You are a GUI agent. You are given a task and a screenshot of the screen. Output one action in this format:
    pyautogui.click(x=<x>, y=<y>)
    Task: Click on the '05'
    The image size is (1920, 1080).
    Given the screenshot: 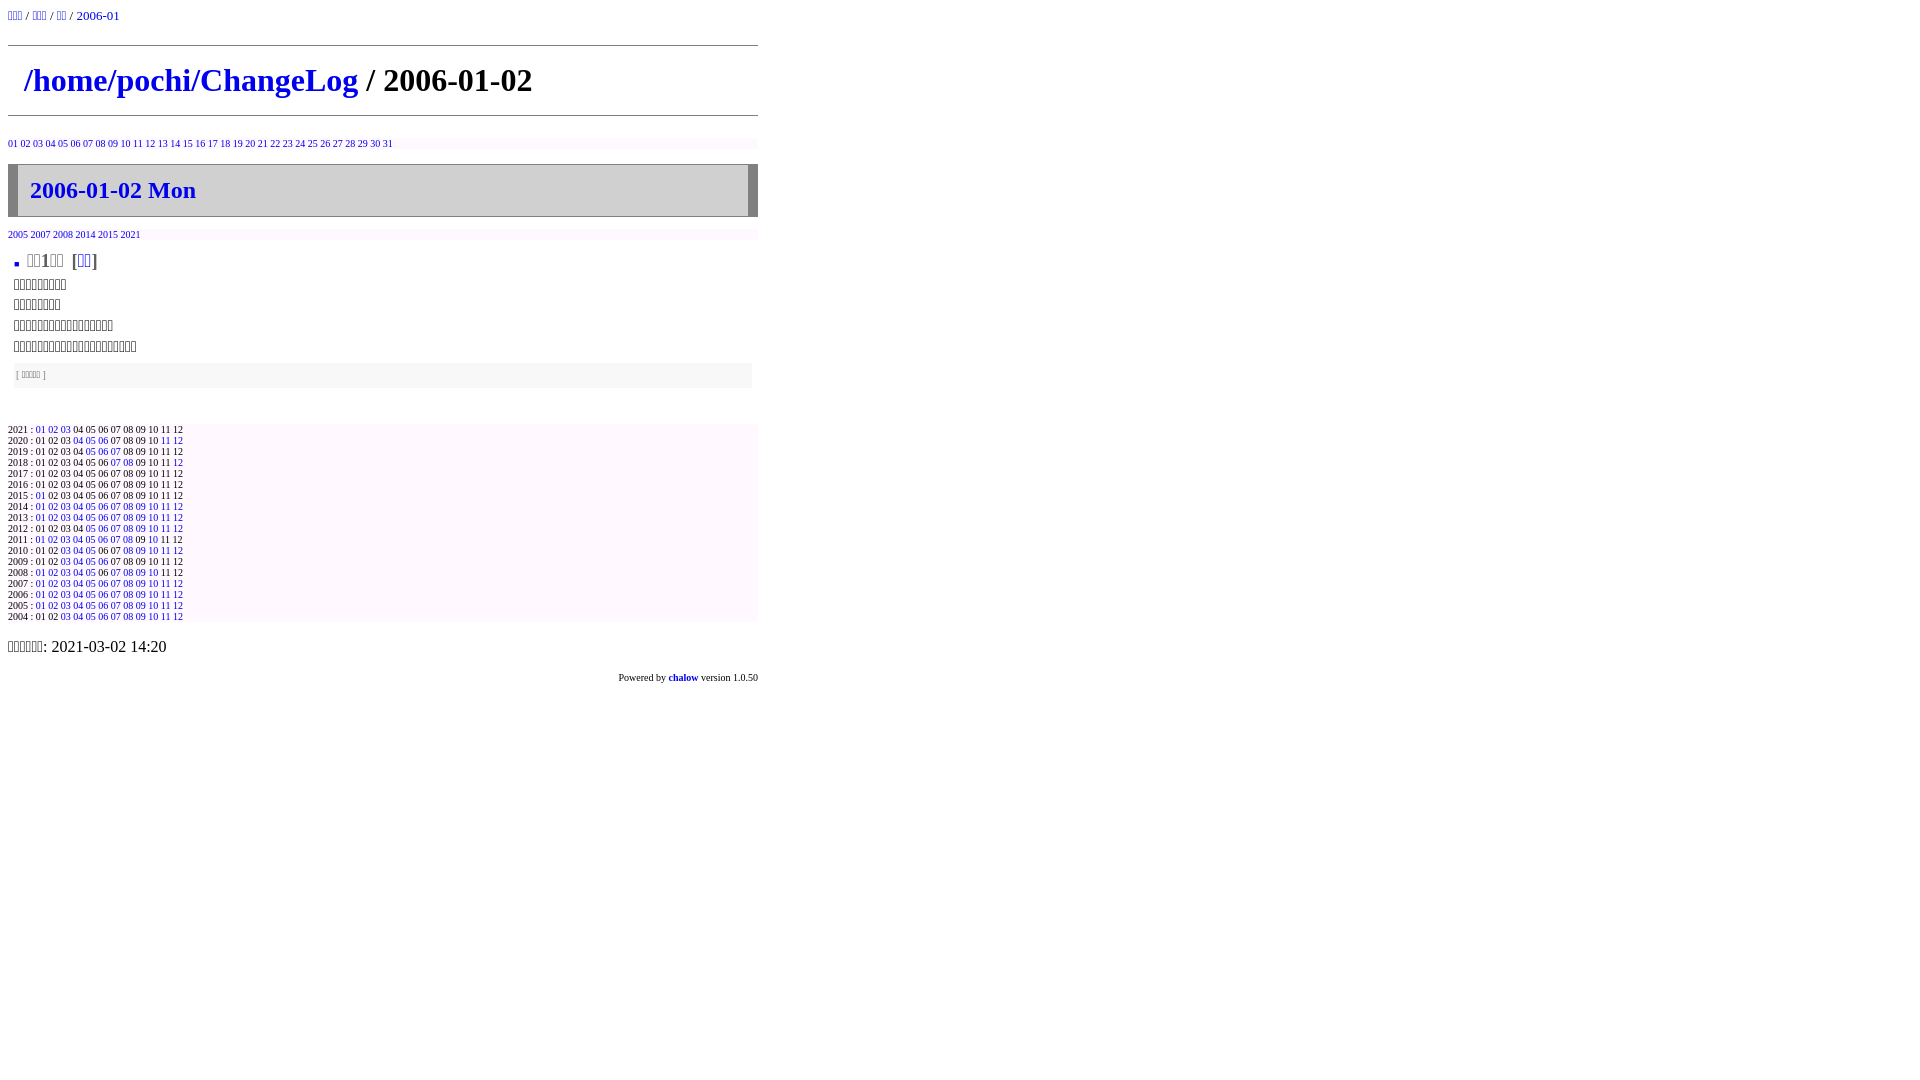 What is the action you would take?
    pyautogui.click(x=90, y=527)
    